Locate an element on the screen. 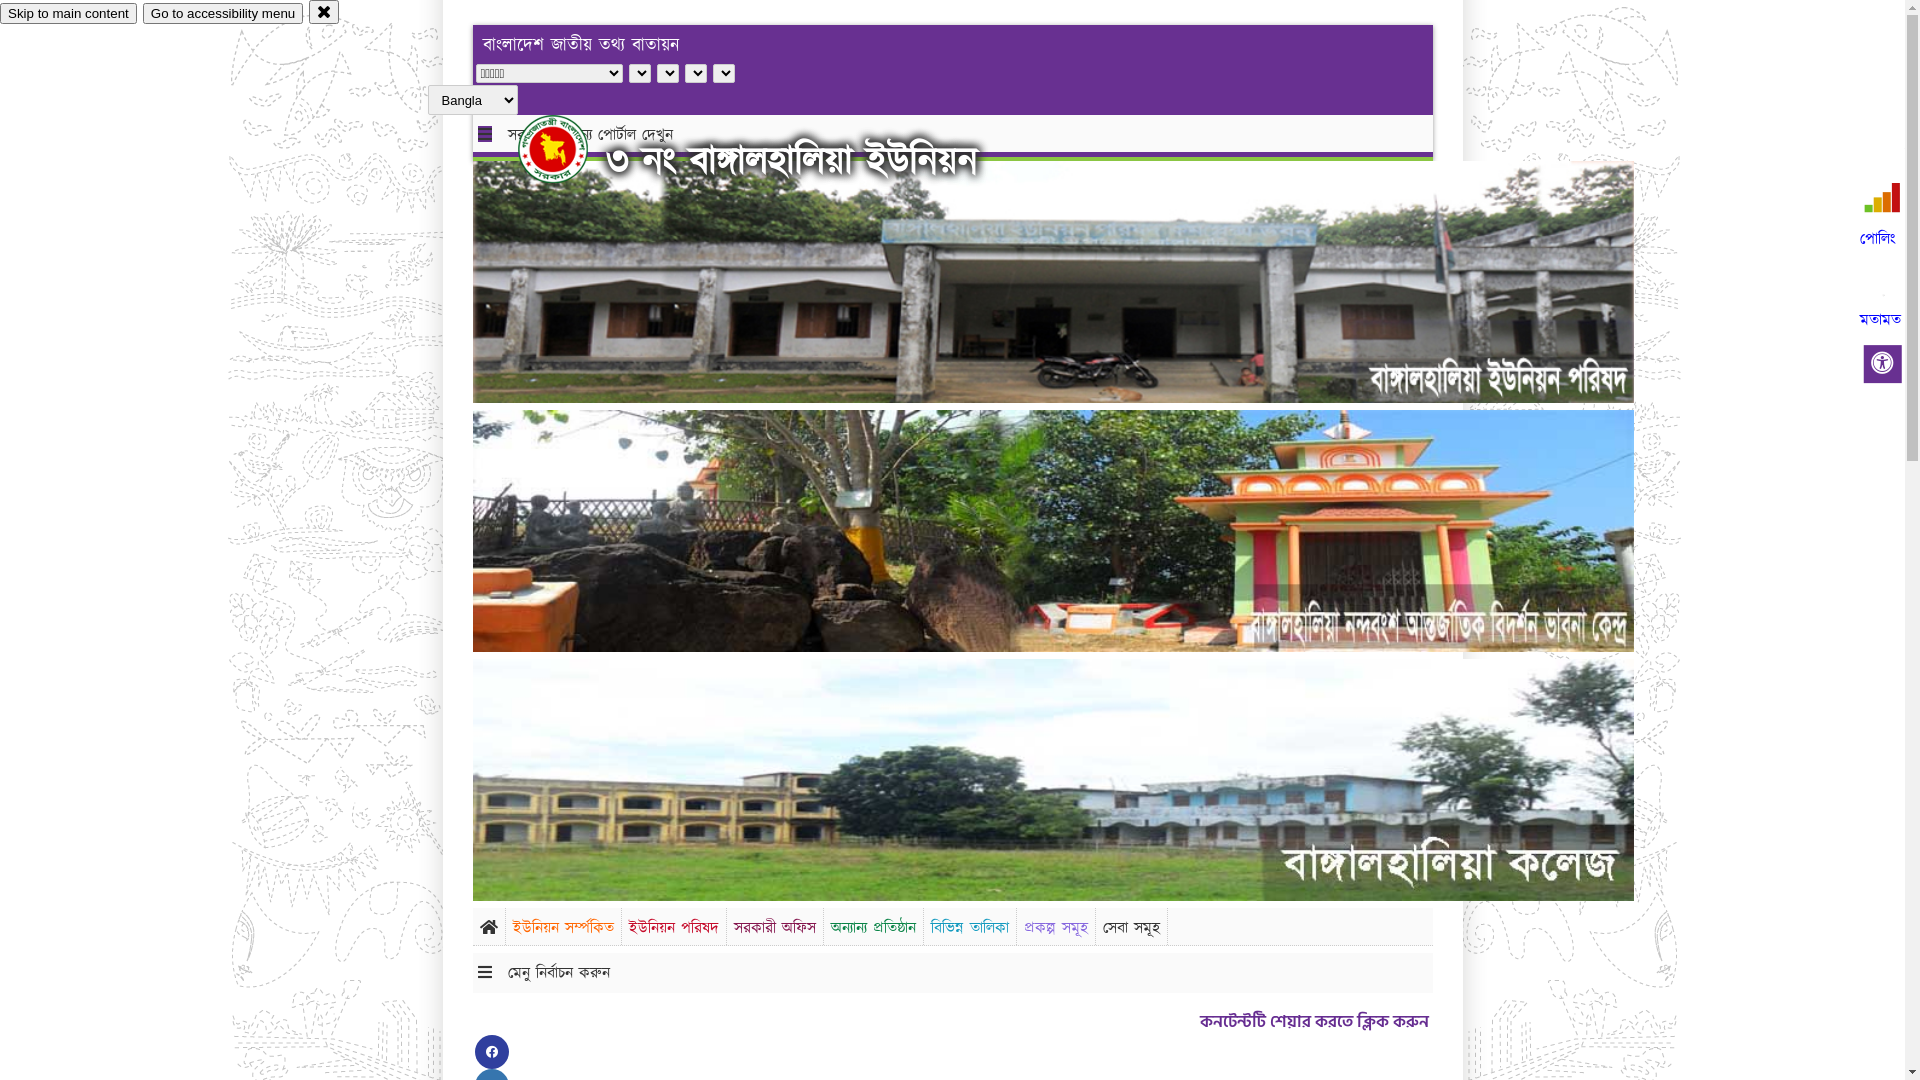  'Skip to main content' is located at coordinates (68, 13).